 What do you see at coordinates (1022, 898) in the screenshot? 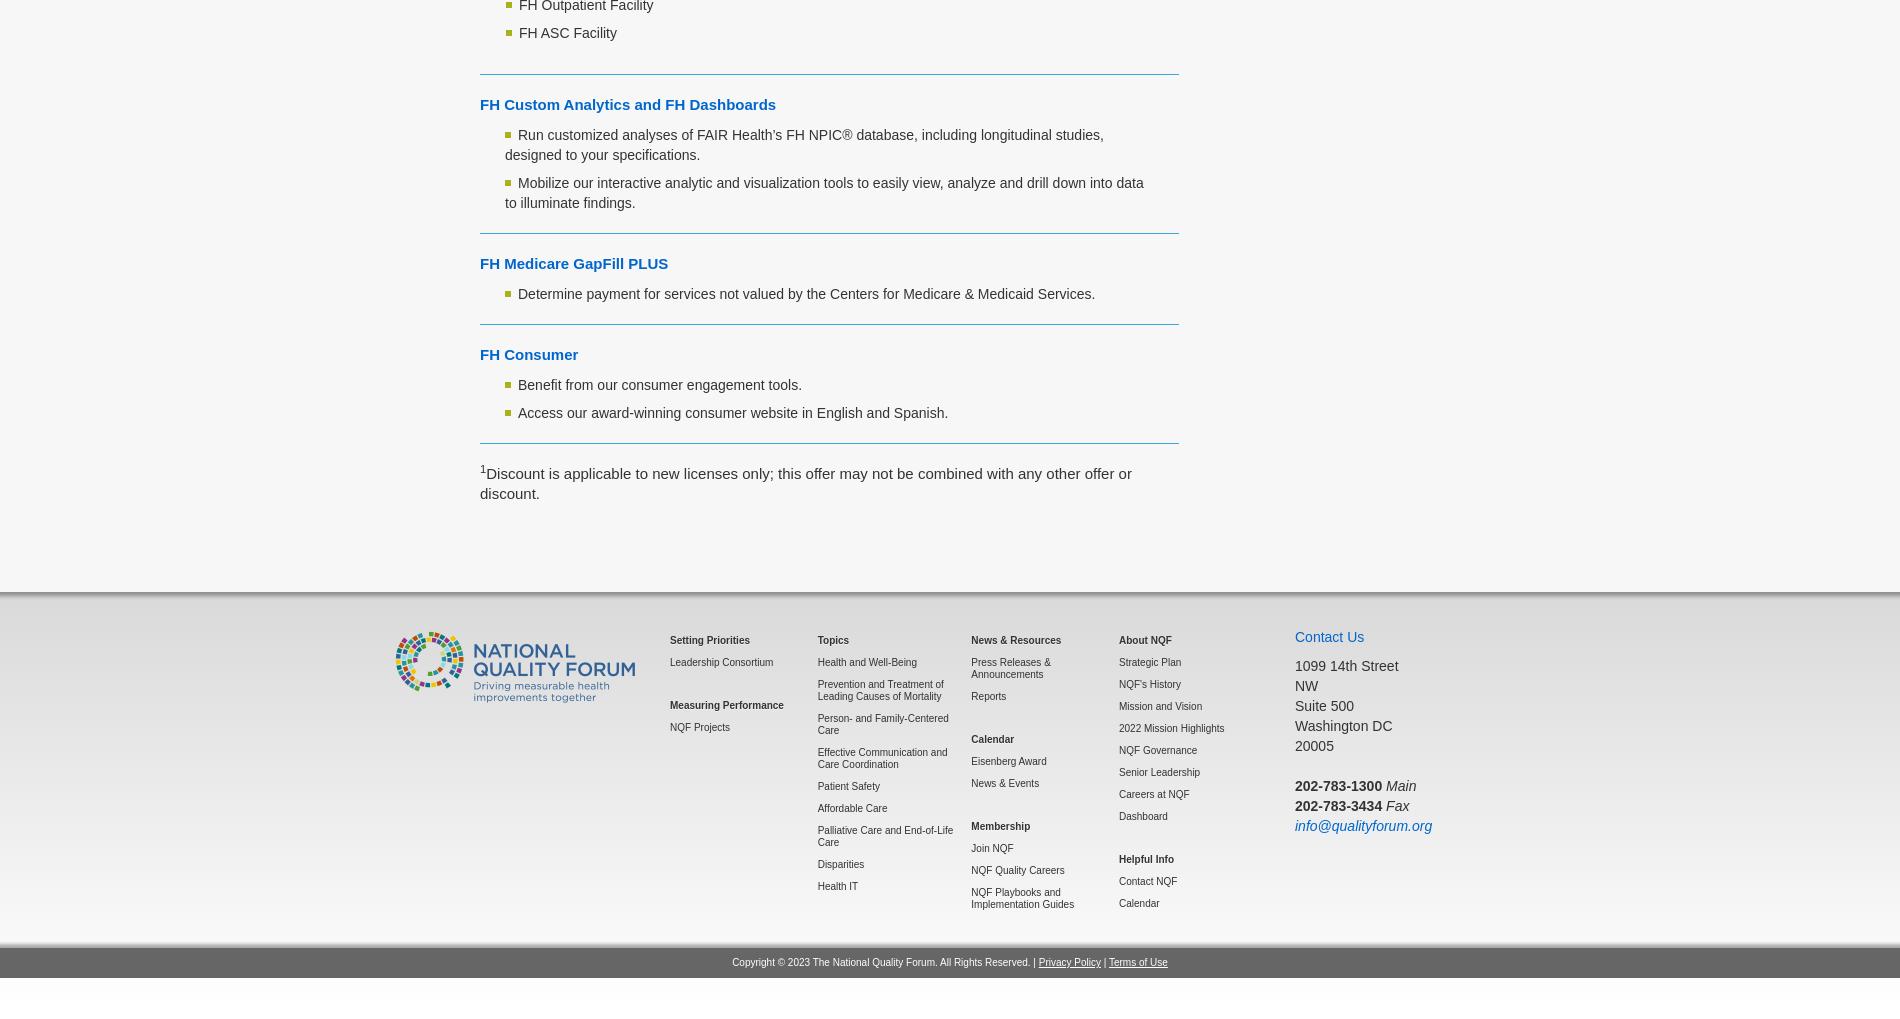
I see `'NQF Playbooks and Implementation Guides'` at bounding box center [1022, 898].